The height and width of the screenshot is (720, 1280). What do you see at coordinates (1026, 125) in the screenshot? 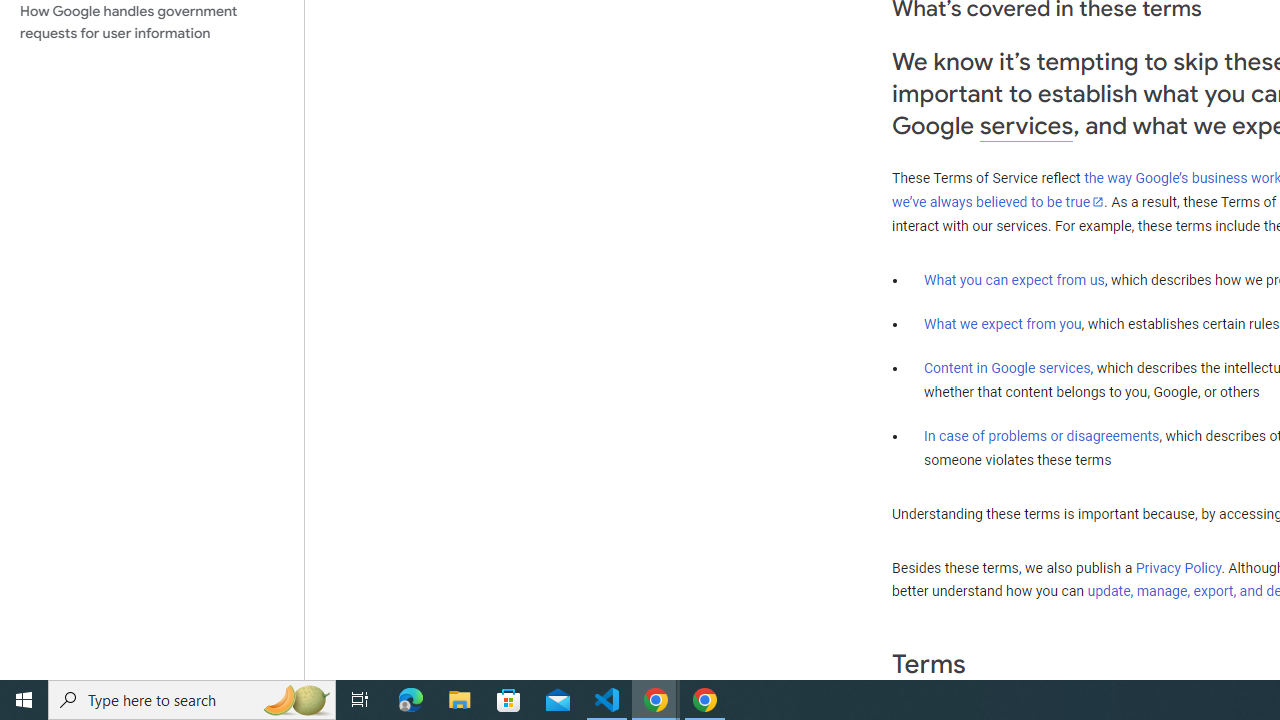
I see `'services'` at bounding box center [1026, 125].